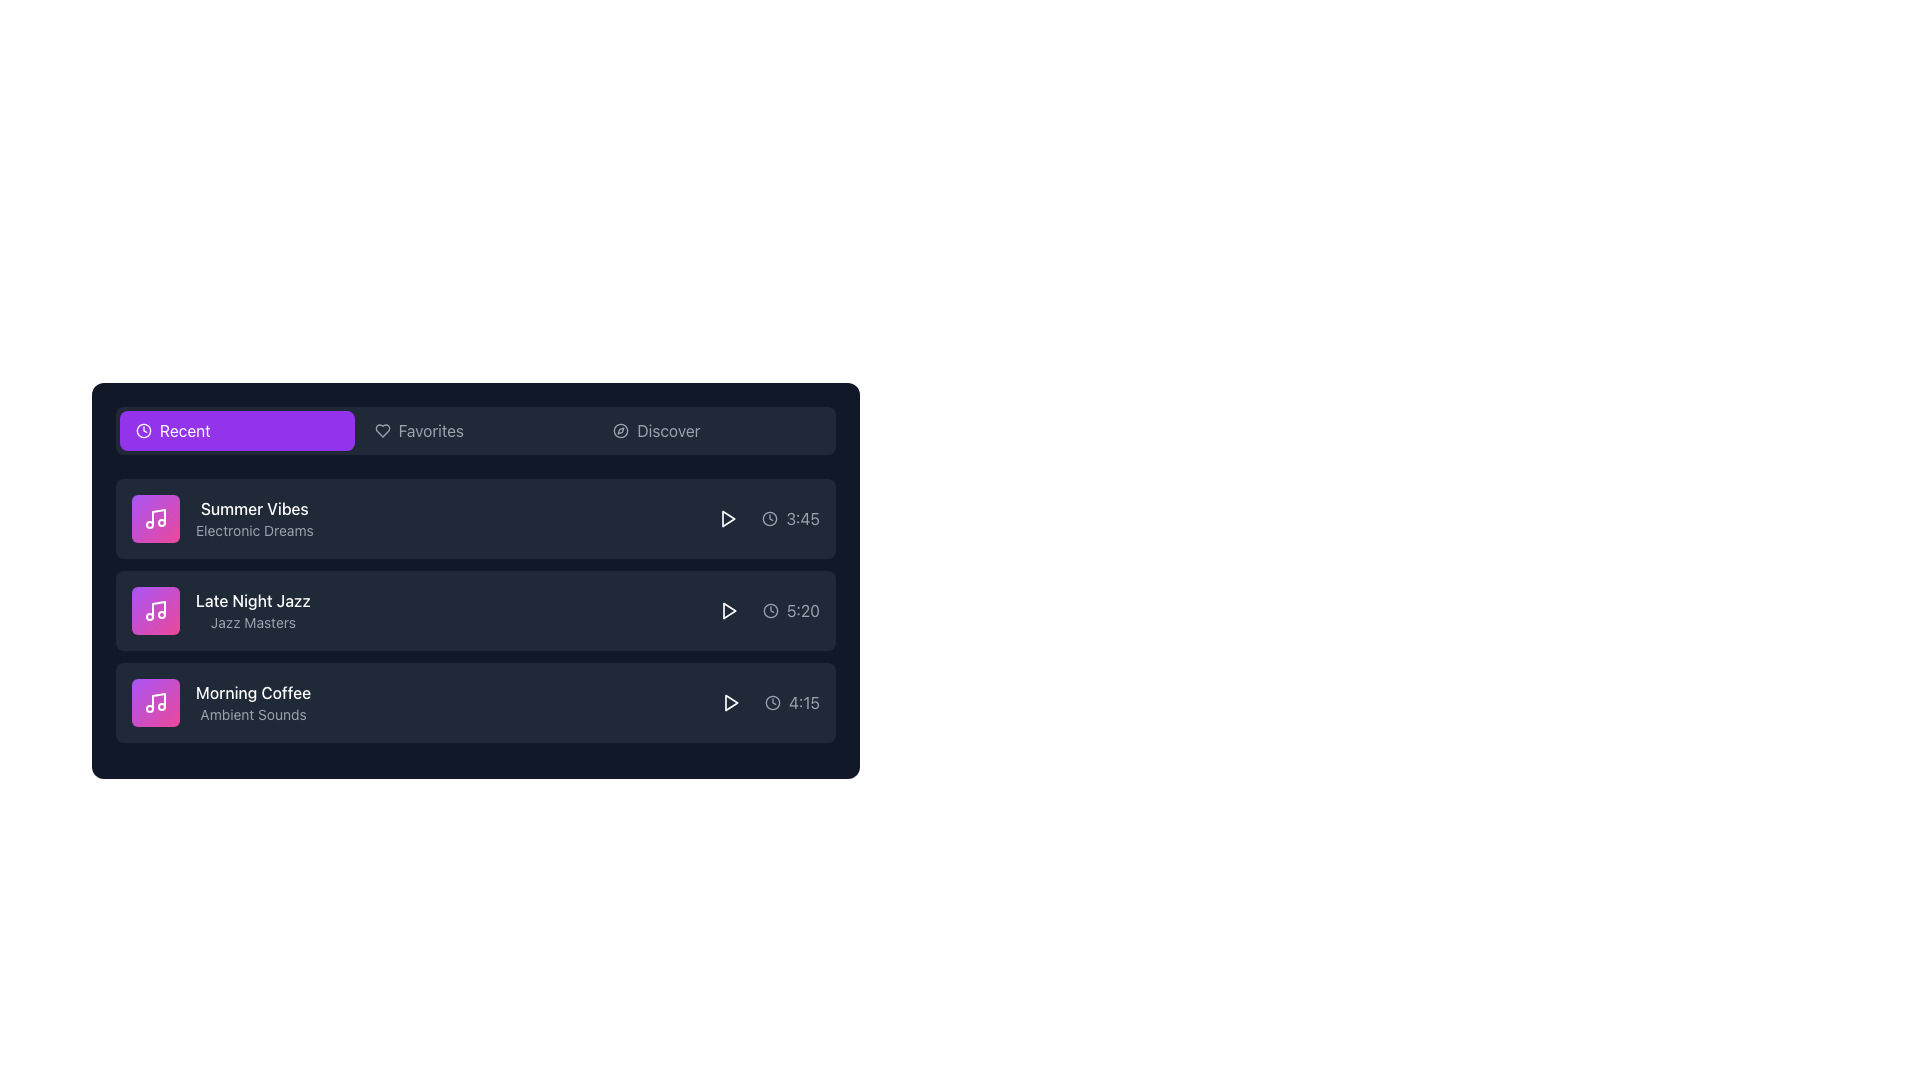 Image resolution: width=1920 pixels, height=1080 pixels. Describe the element at coordinates (727, 609) in the screenshot. I see `the playback control button located to the left of the track duration '5:20' in the row for the track named 'Late Night Jazz' to initiate playback` at that location.